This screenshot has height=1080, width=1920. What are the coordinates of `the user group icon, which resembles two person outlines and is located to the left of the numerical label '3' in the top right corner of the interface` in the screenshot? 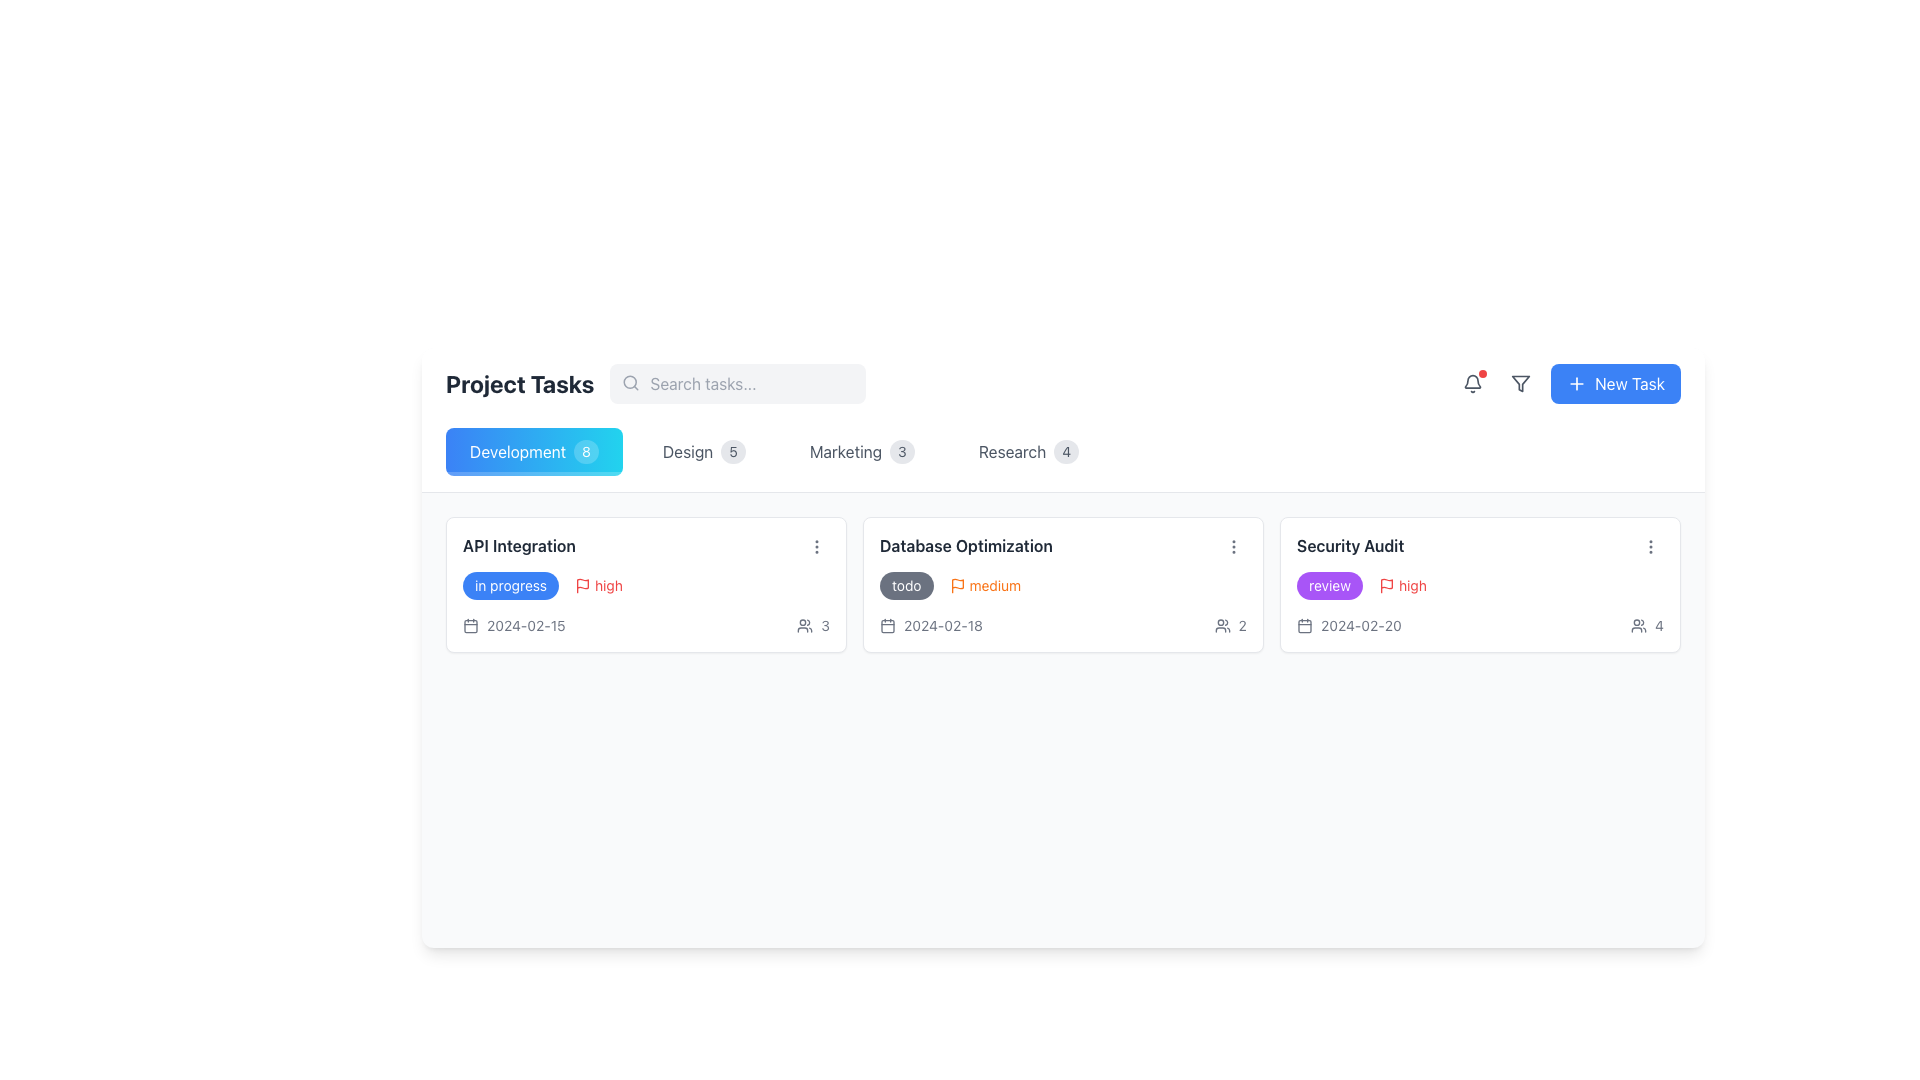 It's located at (805, 624).